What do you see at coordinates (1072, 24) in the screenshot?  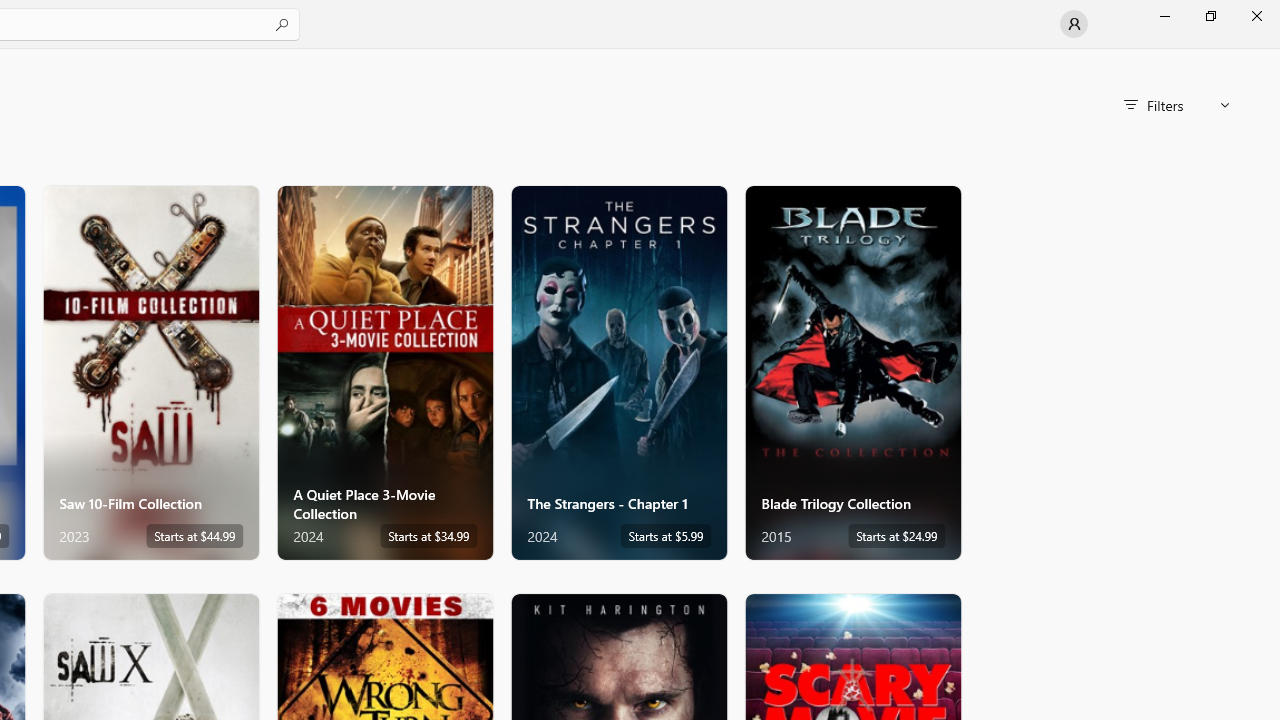 I see `'User profile'` at bounding box center [1072, 24].